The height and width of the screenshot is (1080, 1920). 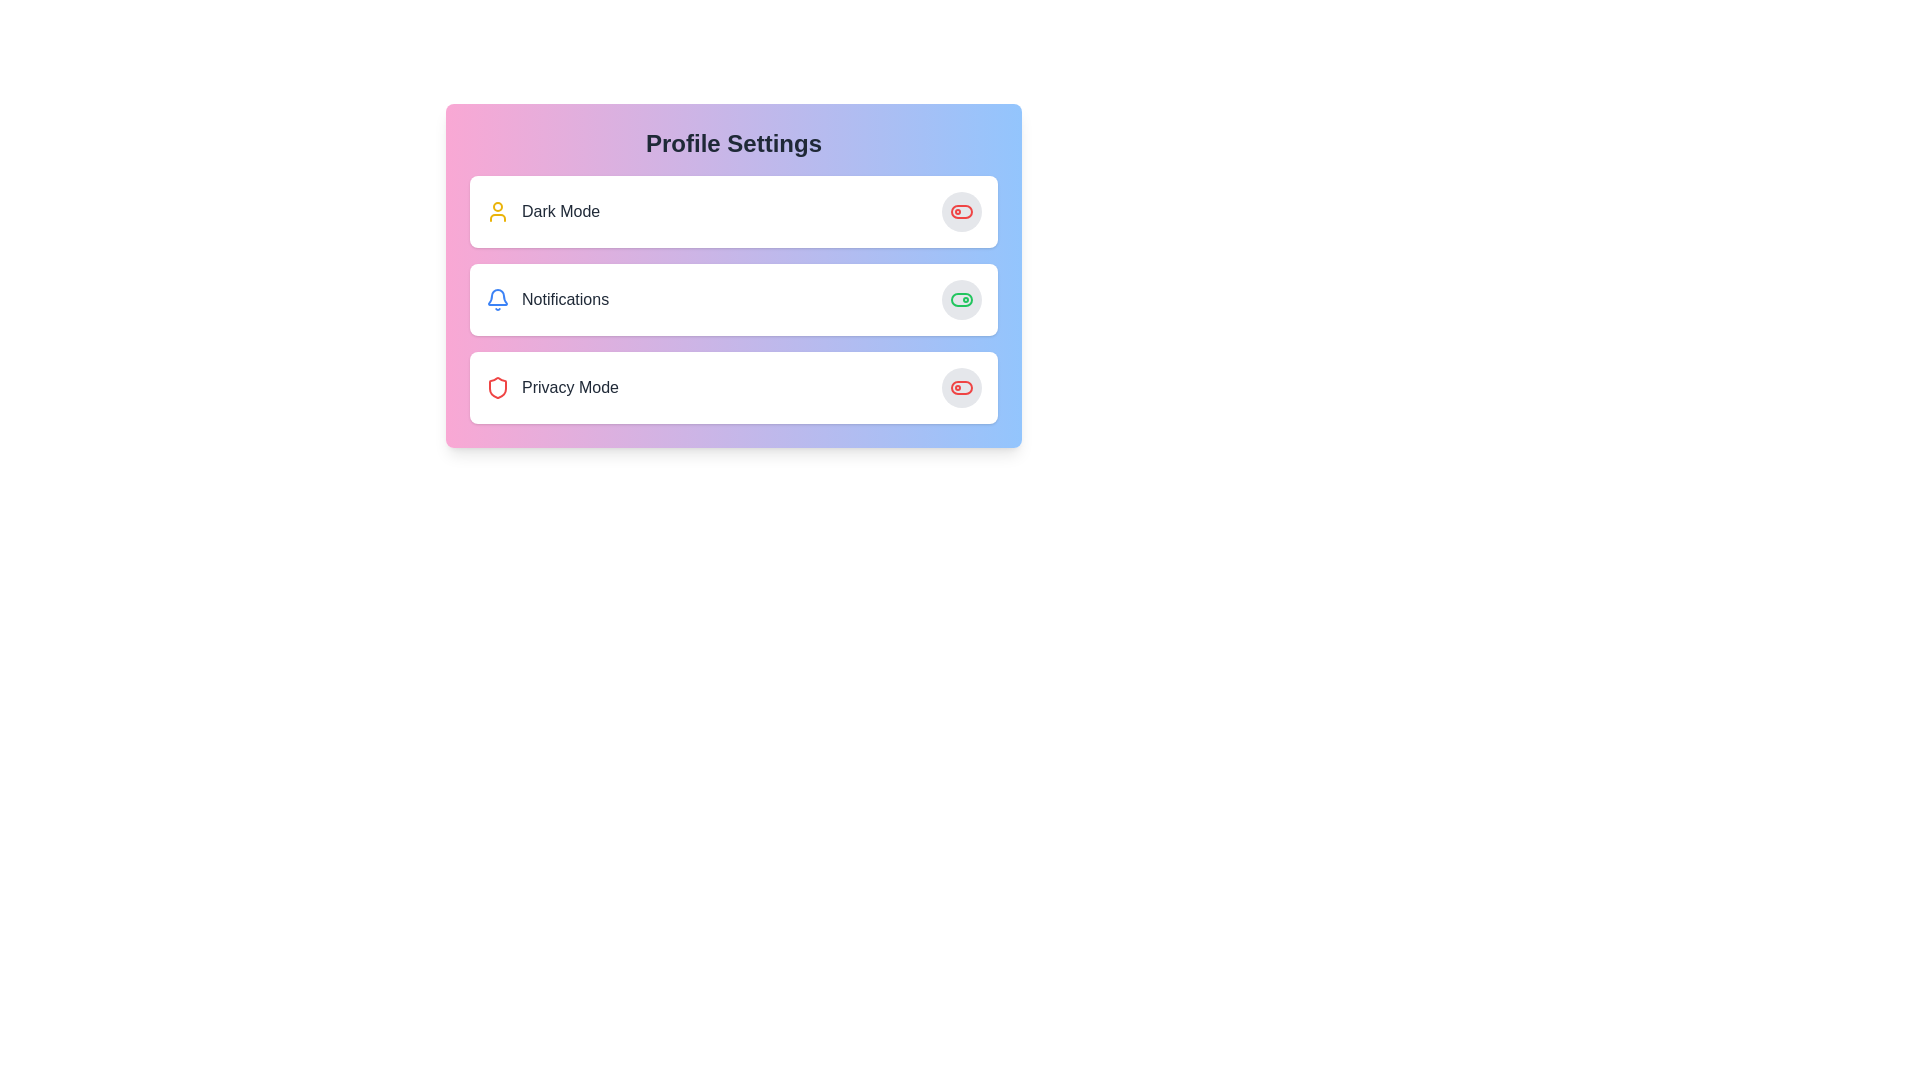 I want to click on the background of the toggle switch in the 'on' state, which is located in the top-right section of the toggle switch UI component, so click(x=961, y=300).